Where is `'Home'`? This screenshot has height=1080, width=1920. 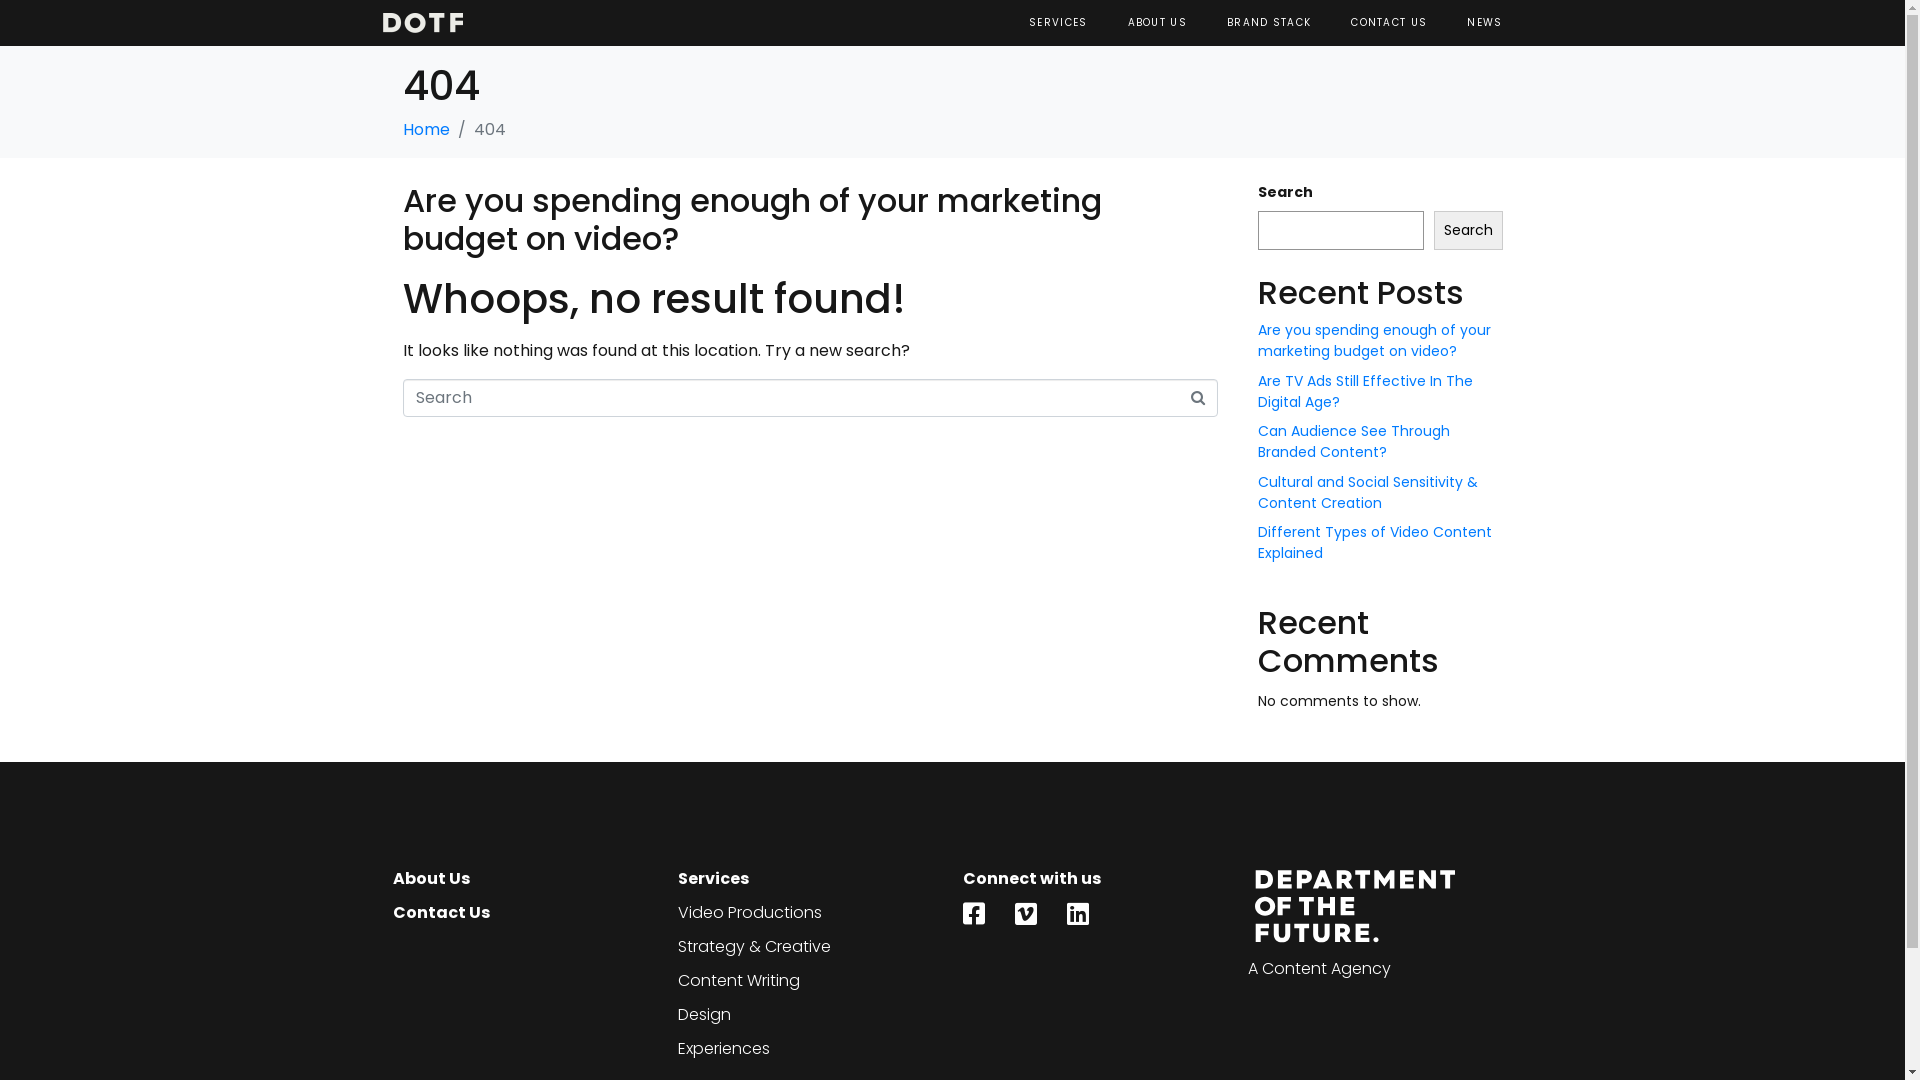
'Home' is located at coordinates (424, 129).